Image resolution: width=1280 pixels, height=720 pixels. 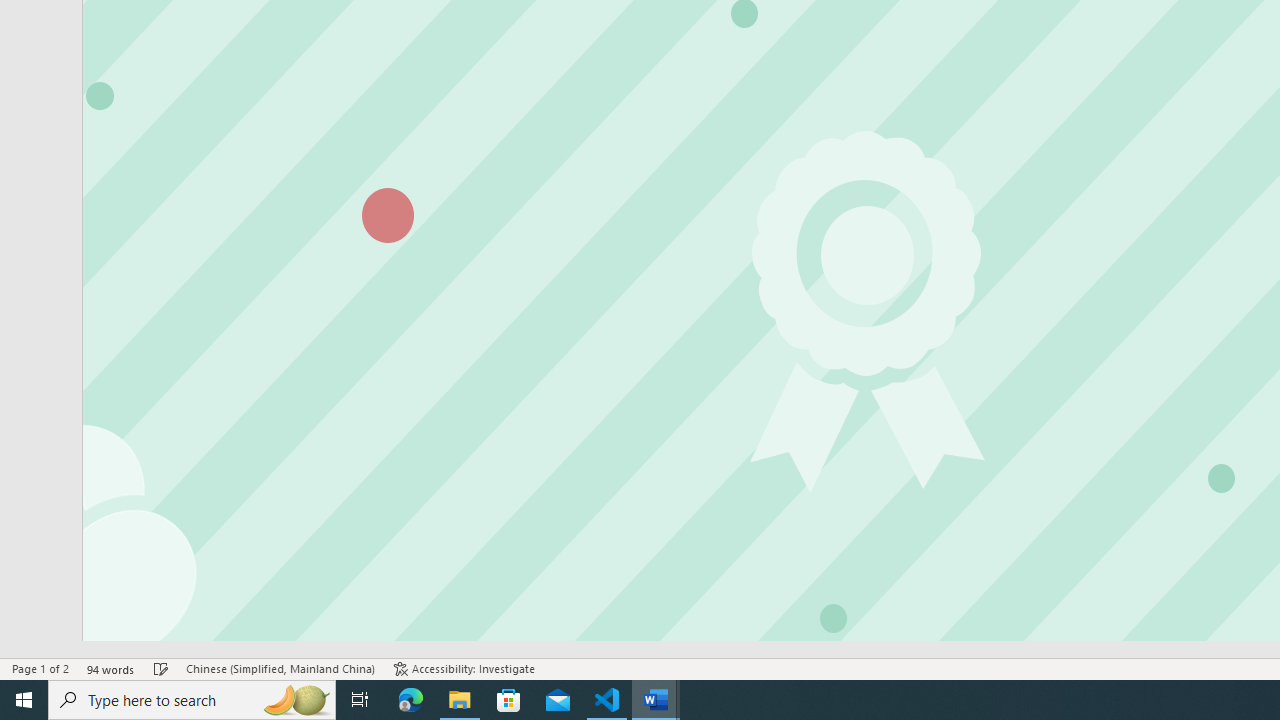 What do you see at coordinates (279, 669) in the screenshot?
I see `'Language Chinese (Simplified, Mainland China)'` at bounding box center [279, 669].